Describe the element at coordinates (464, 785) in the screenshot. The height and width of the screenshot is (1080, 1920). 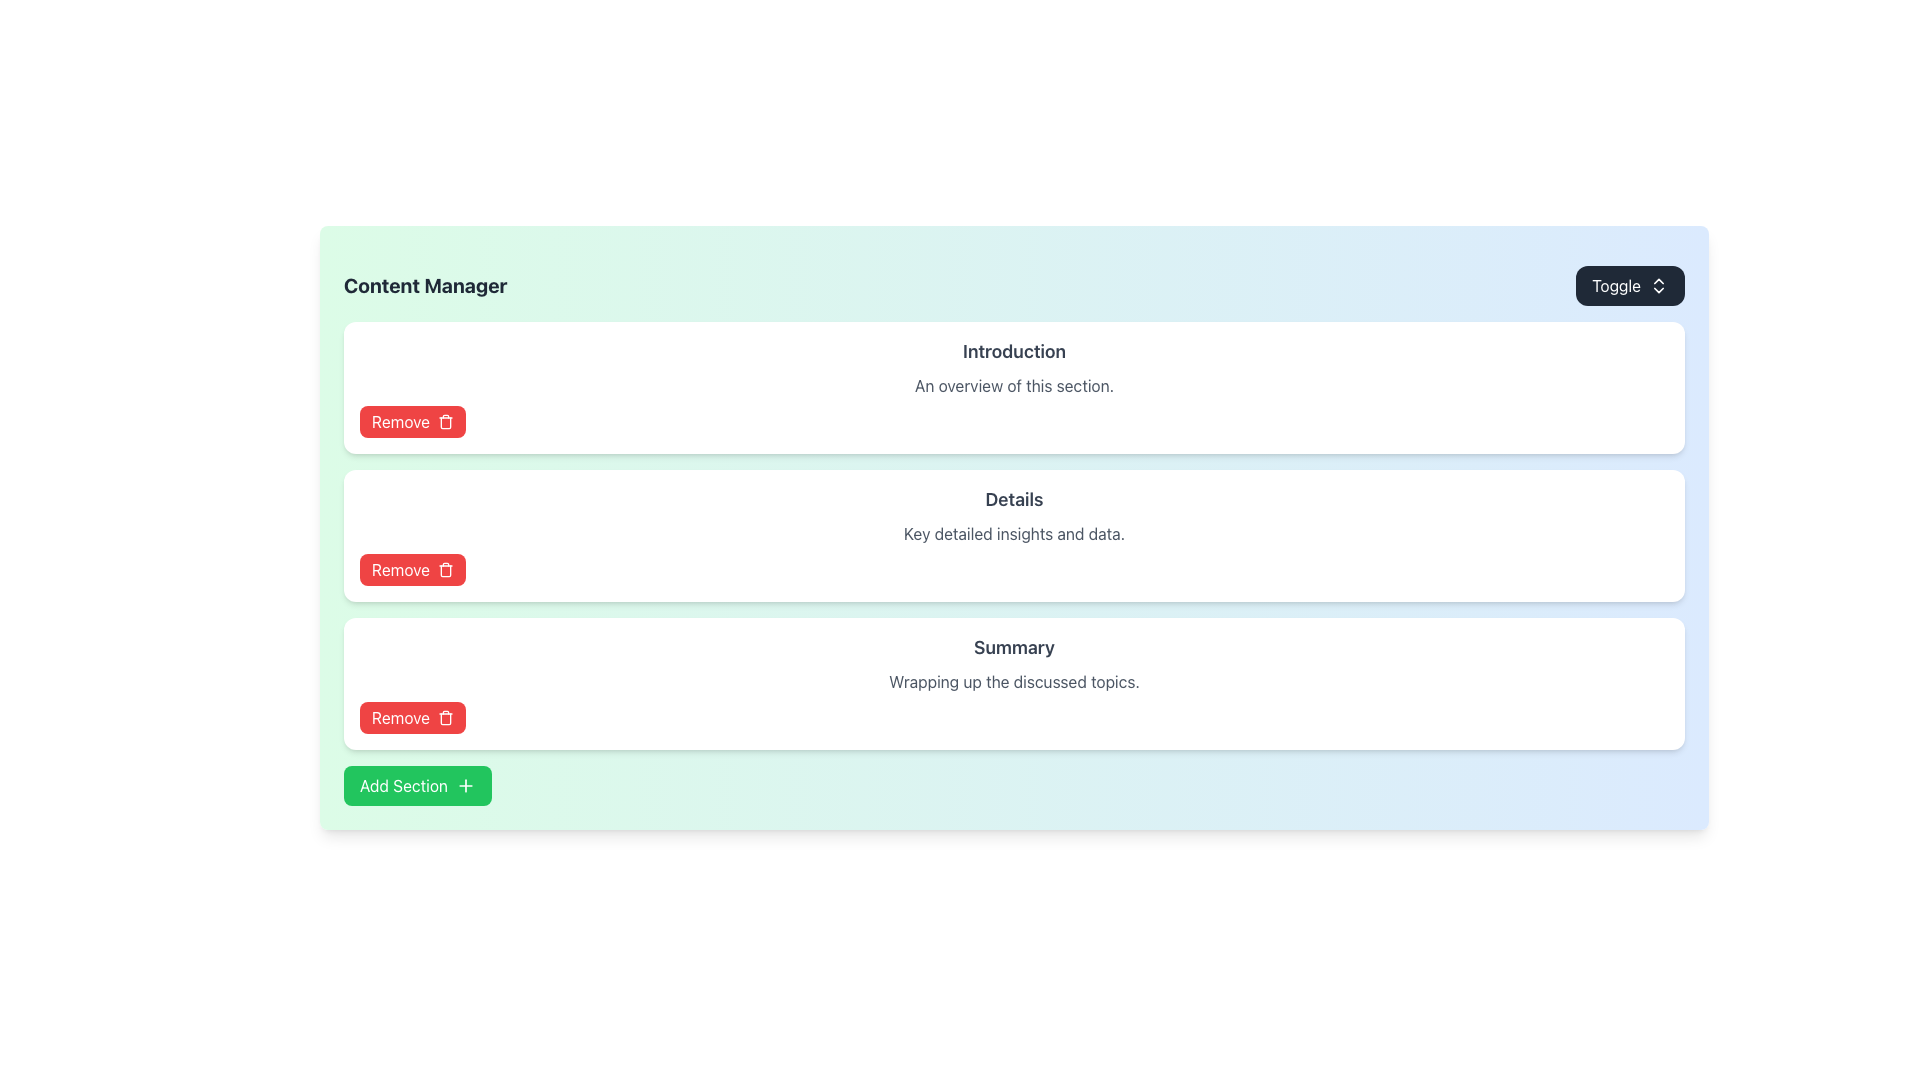
I see `the decorative SVG vector graphic icon that visually represents the addition operation, located immediately to the right of the 'Add Section' button's label, centered vertically within the button's boundaries` at that location.